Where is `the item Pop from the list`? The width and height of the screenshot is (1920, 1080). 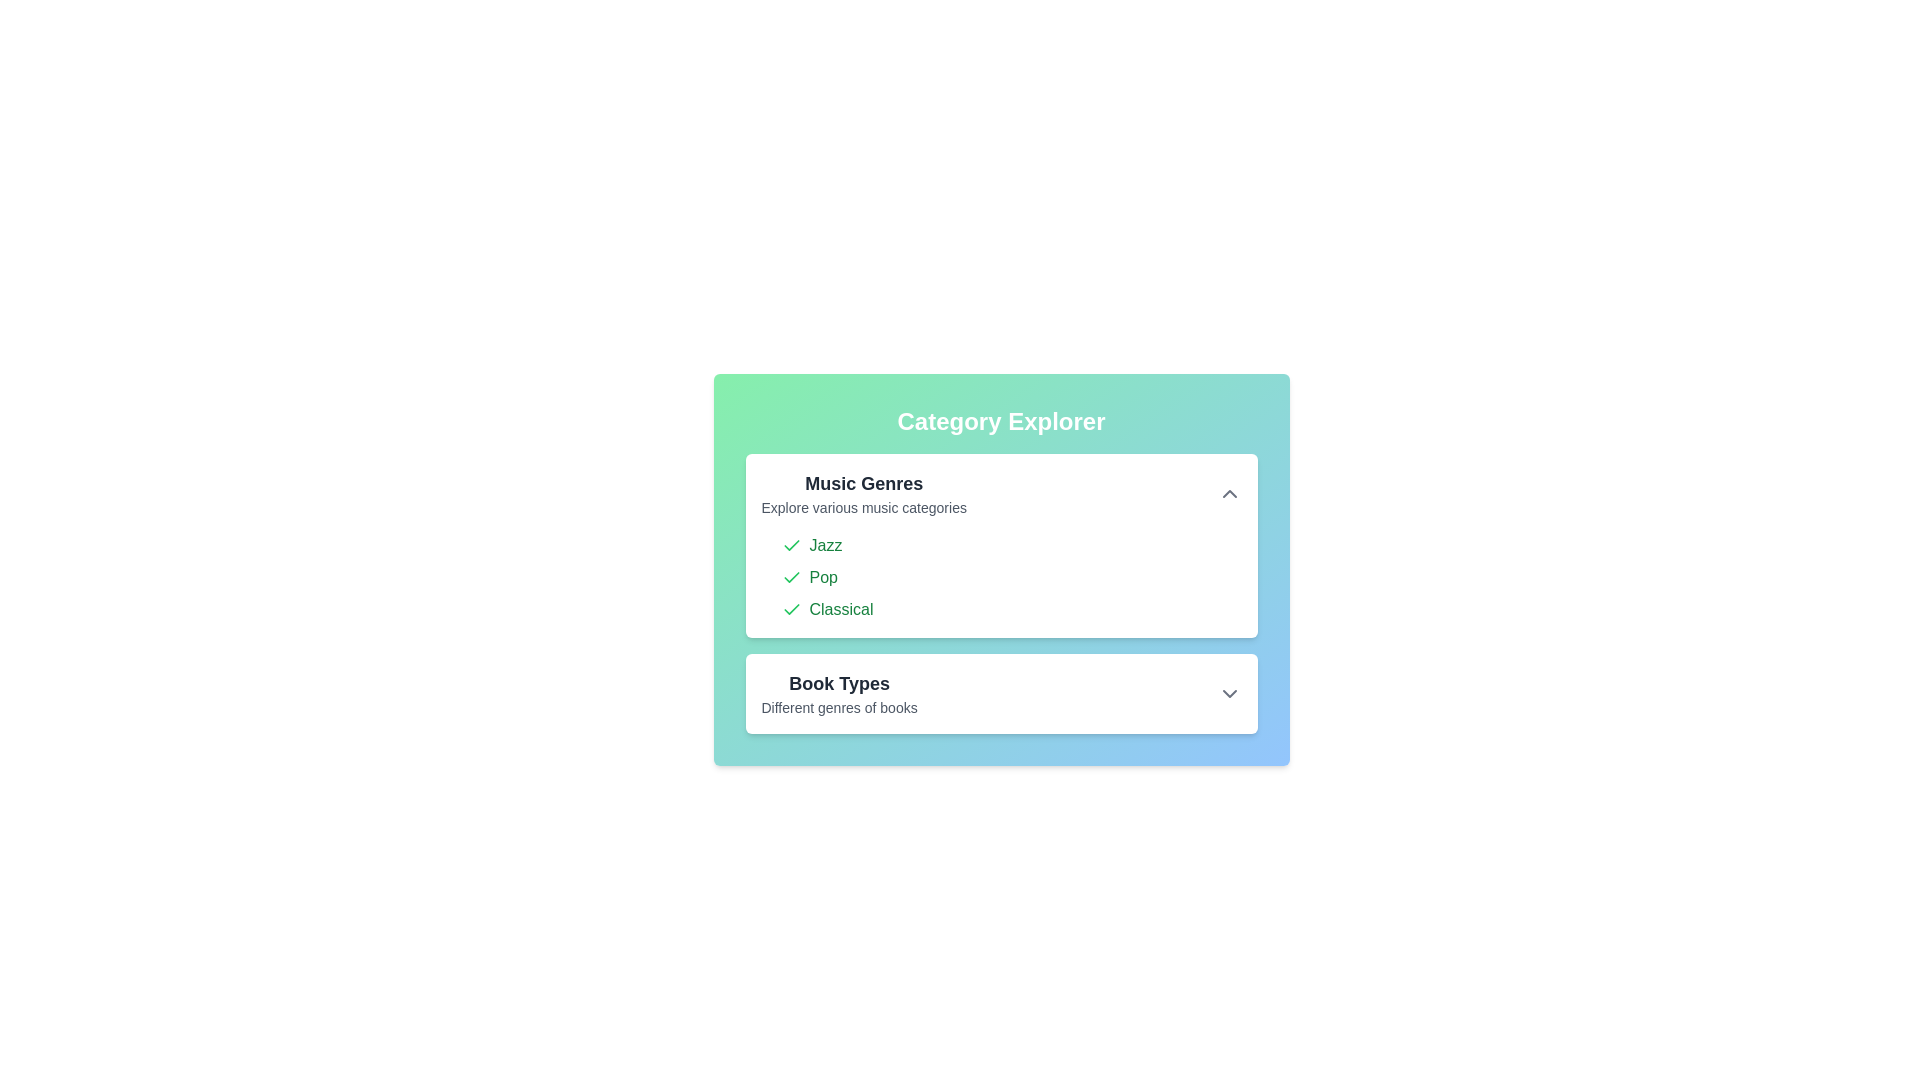 the item Pop from the list is located at coordinates (790, 578).